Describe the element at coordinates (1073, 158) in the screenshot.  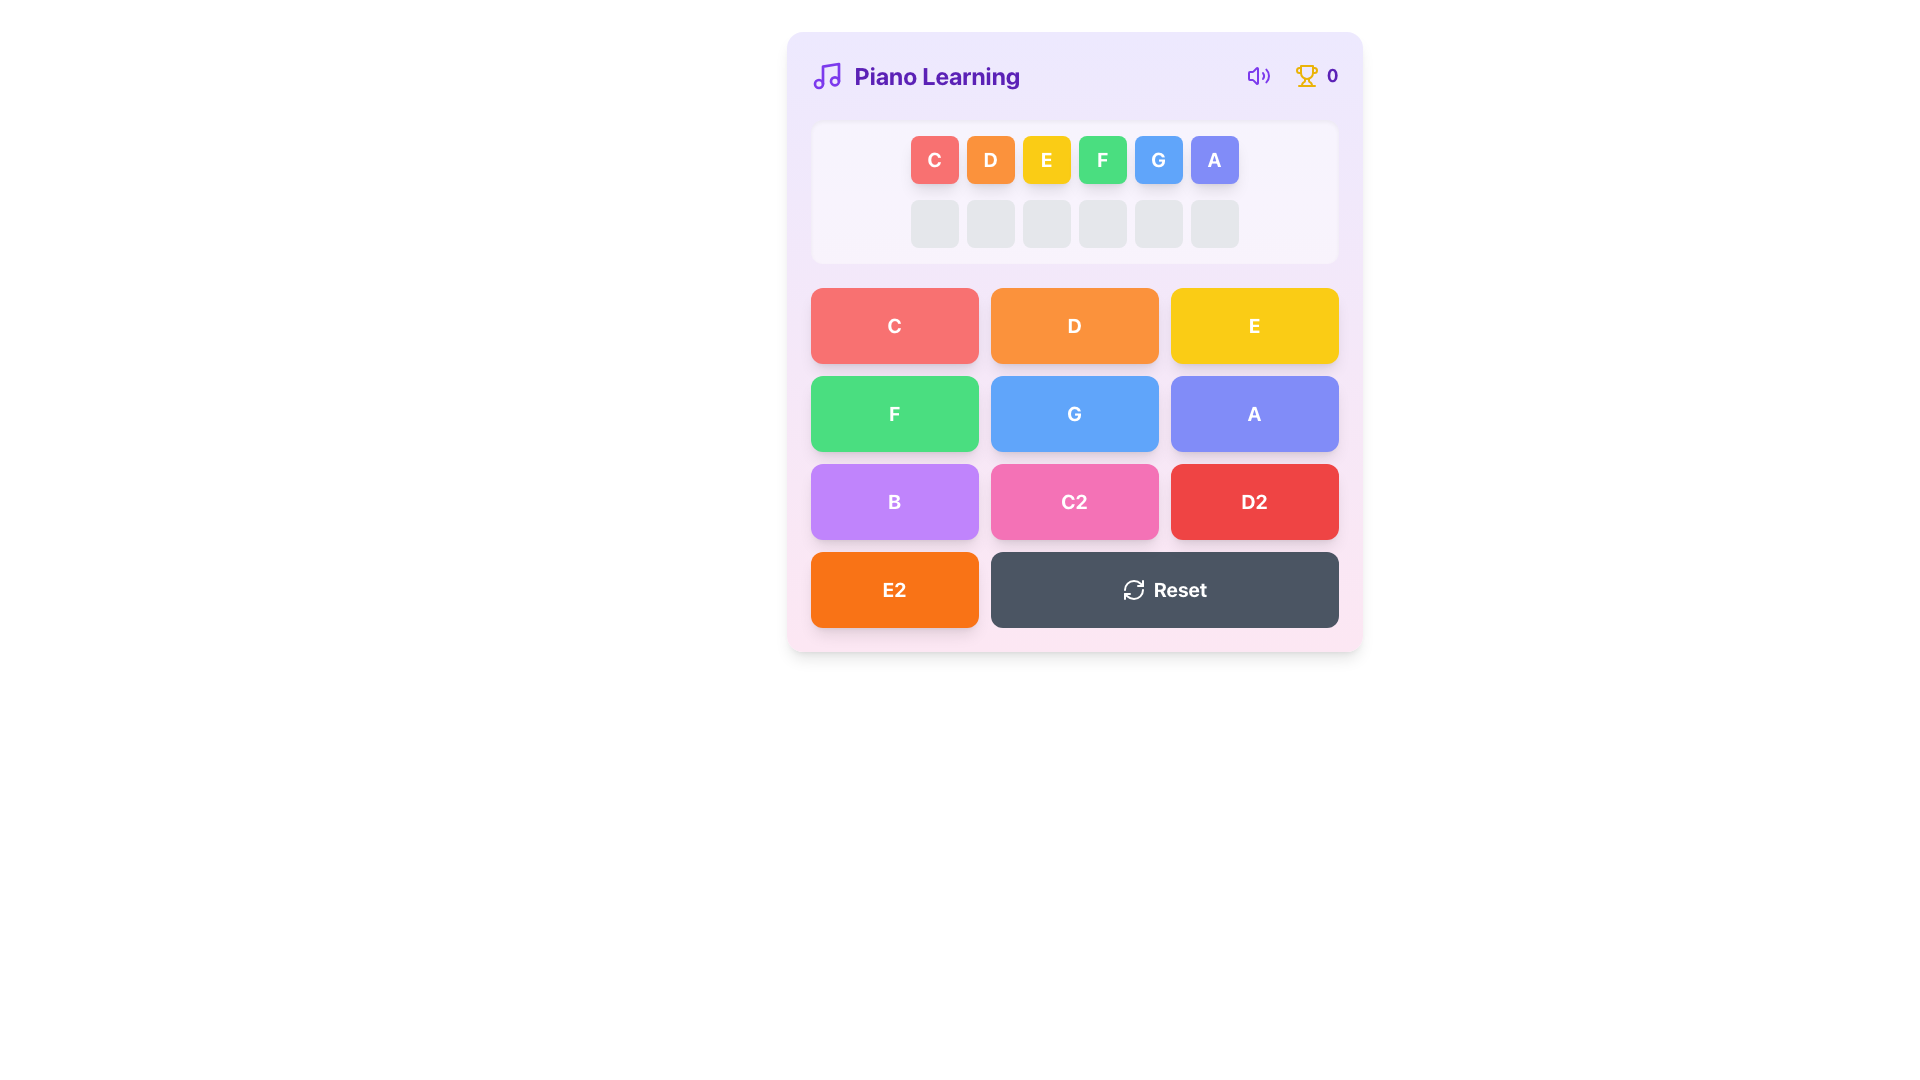
I see `the display element featuring six colored squares representing musical notes (C, D, E, F, G, A) located under the title 'Piano Learning'` at that location.